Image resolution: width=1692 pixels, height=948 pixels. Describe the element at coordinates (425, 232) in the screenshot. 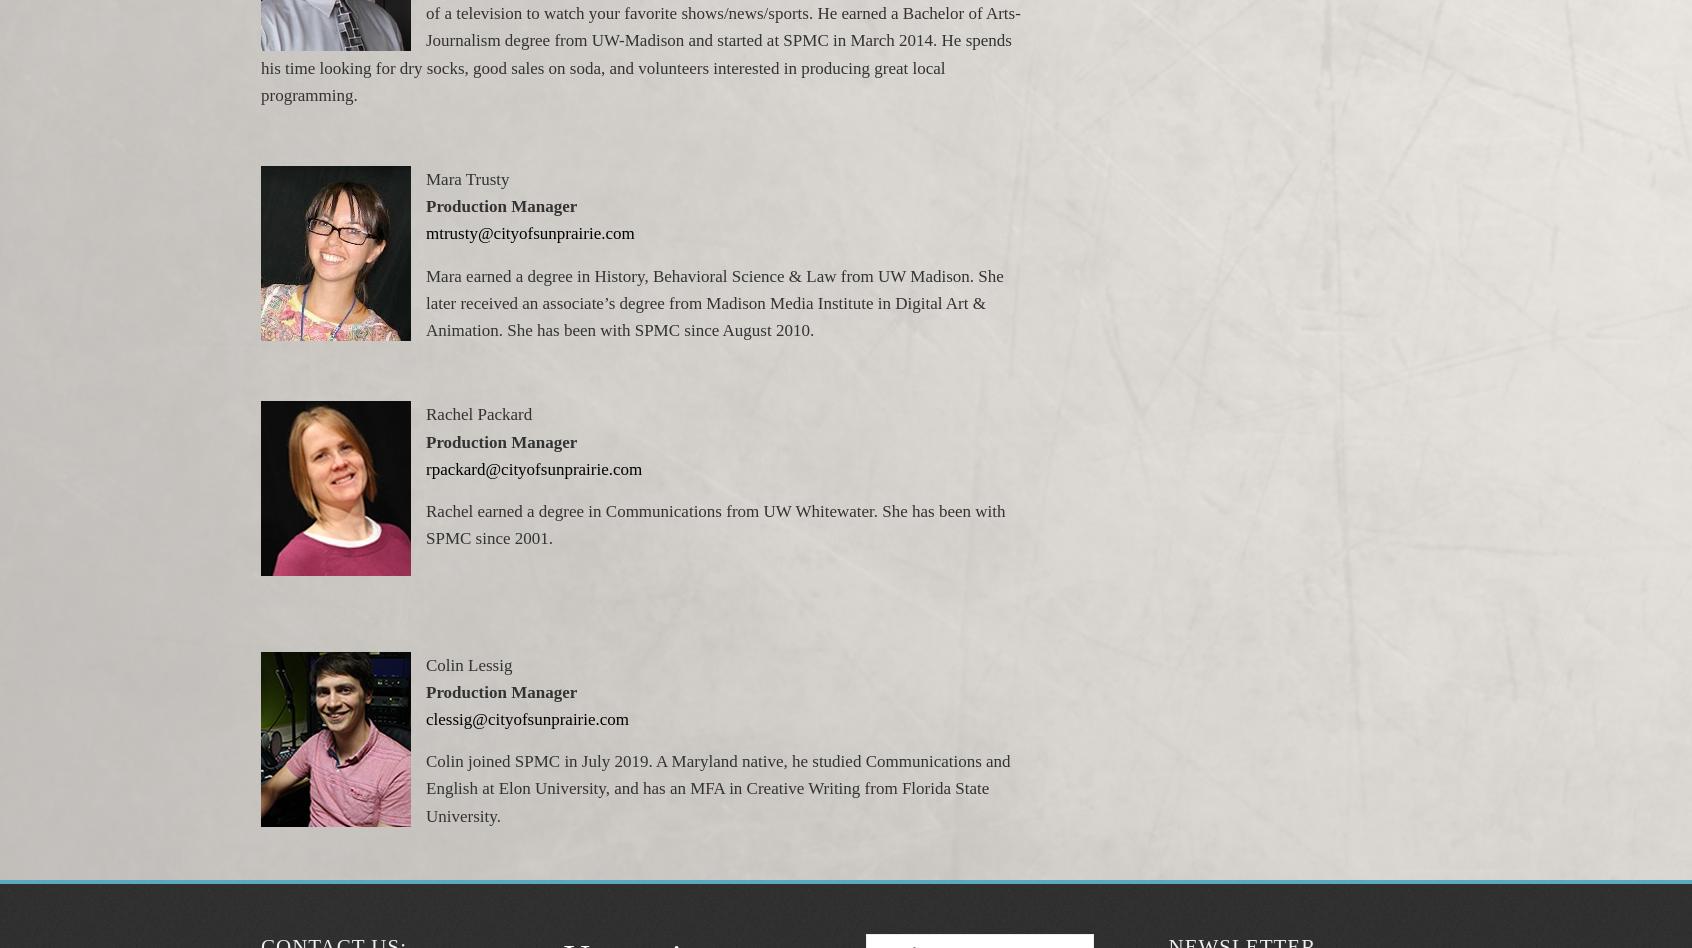

I see `'mtrusty@cityofsunprairie.com'` at that location.